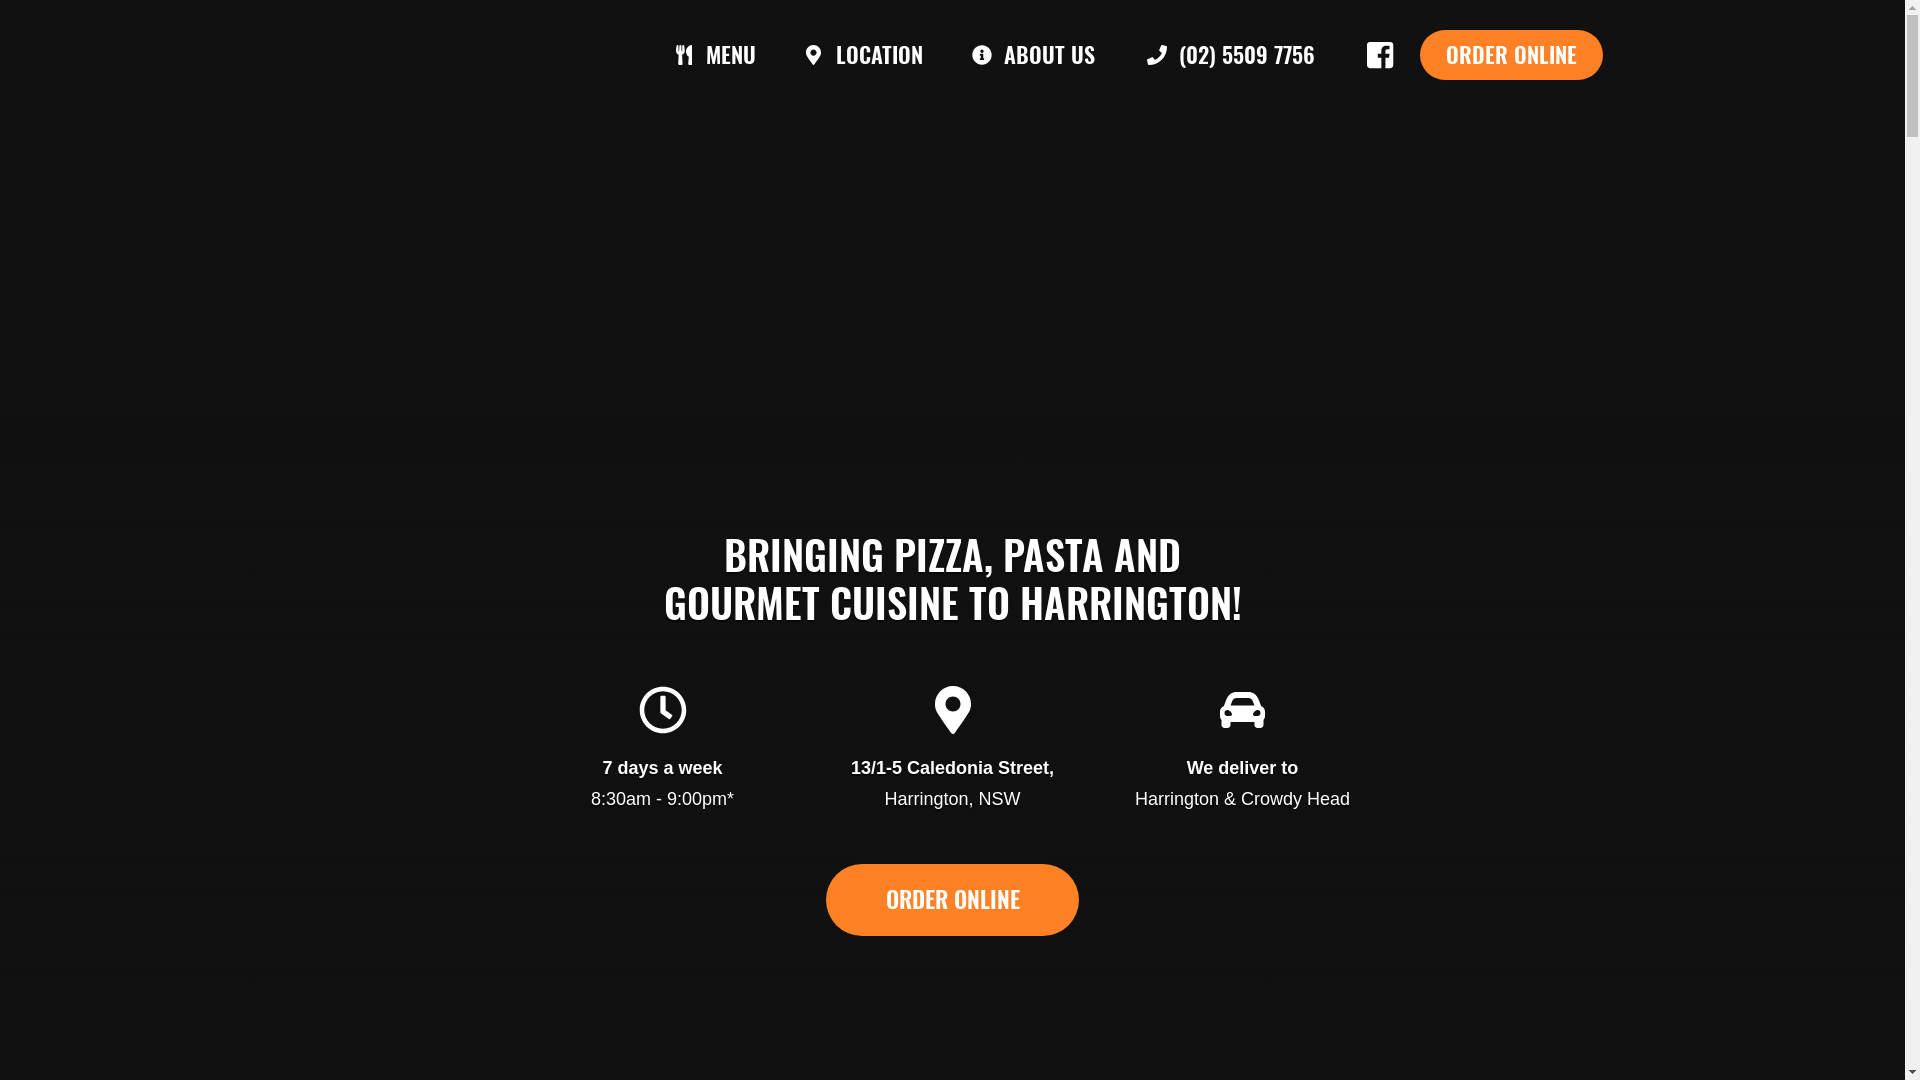 The width and height of the screenshot is (1920, 1080). What do you see at coordinates (944, 53) in the screenshot?
I see `'ABOUT US'` at bounding box center [944, 53].